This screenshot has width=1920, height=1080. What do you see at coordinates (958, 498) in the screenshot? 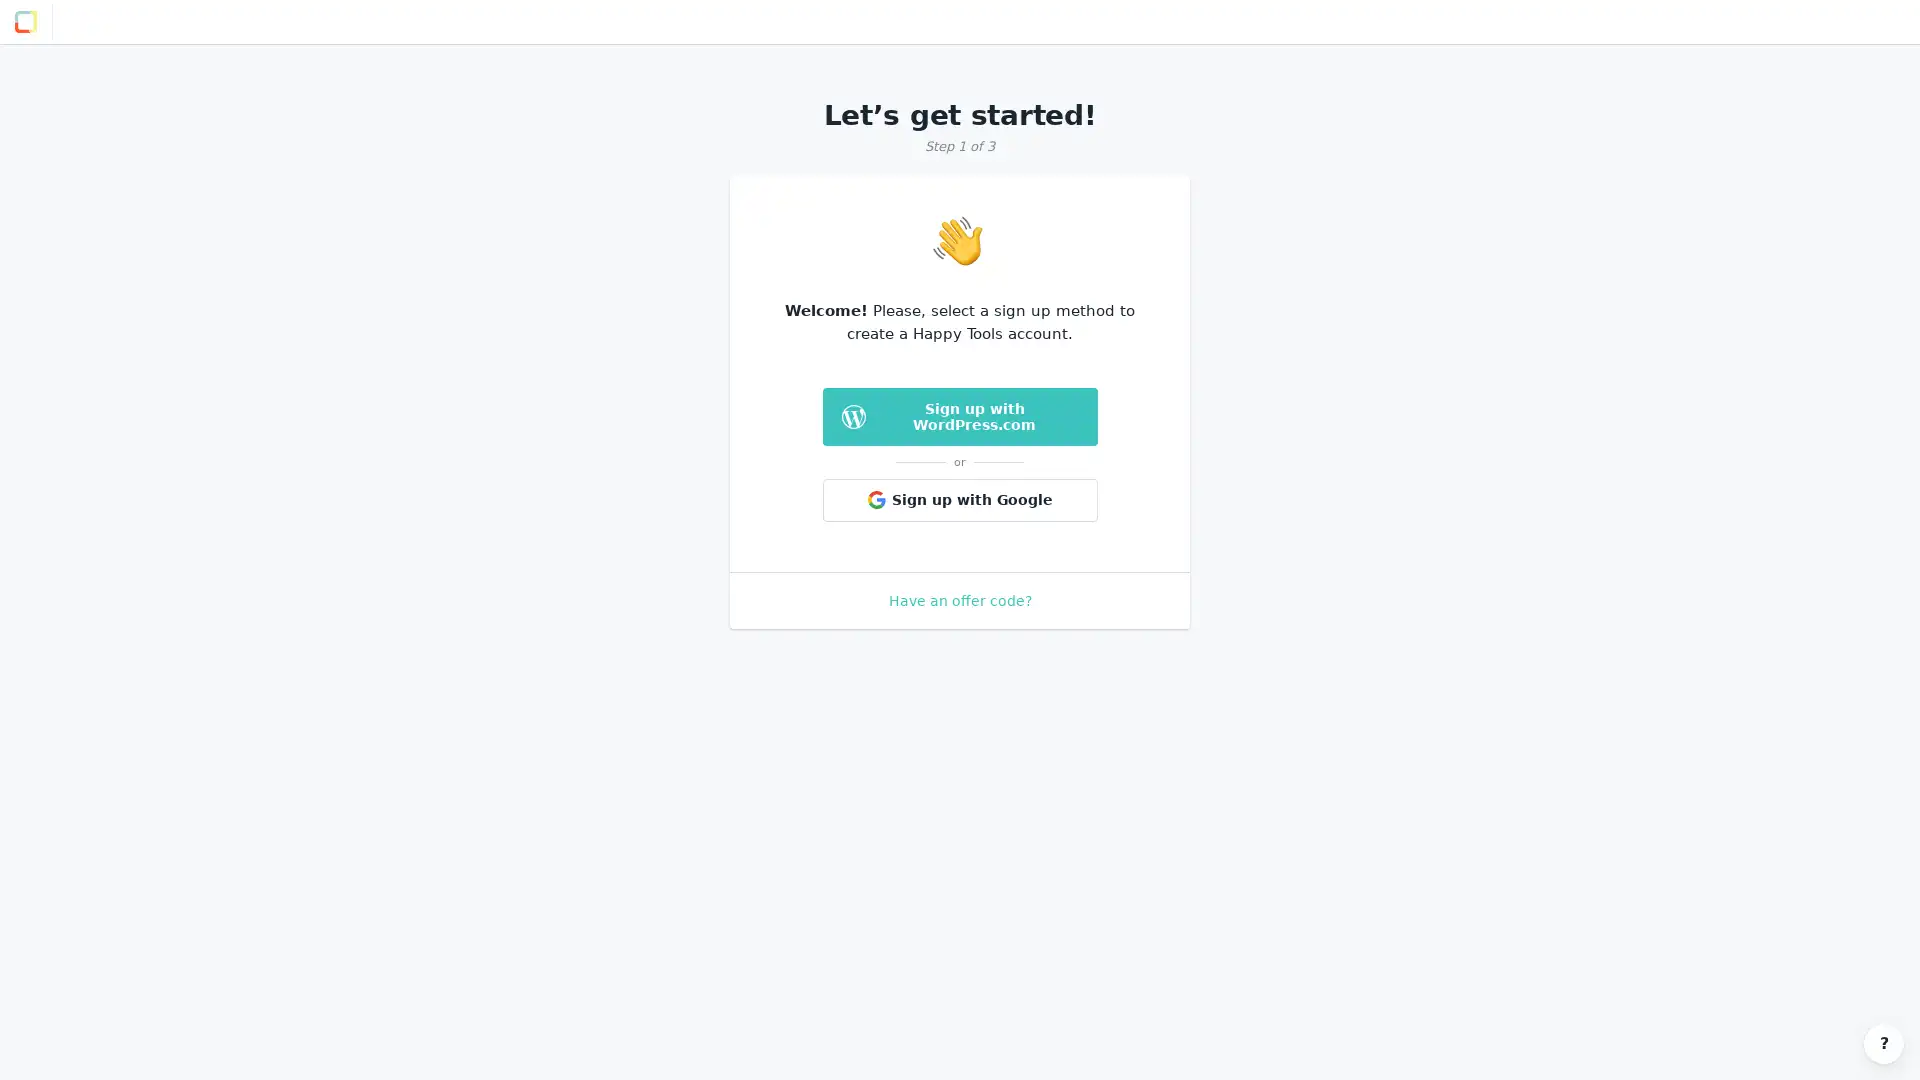
I see `Sign up with Google` at bounding box center [958, 498].